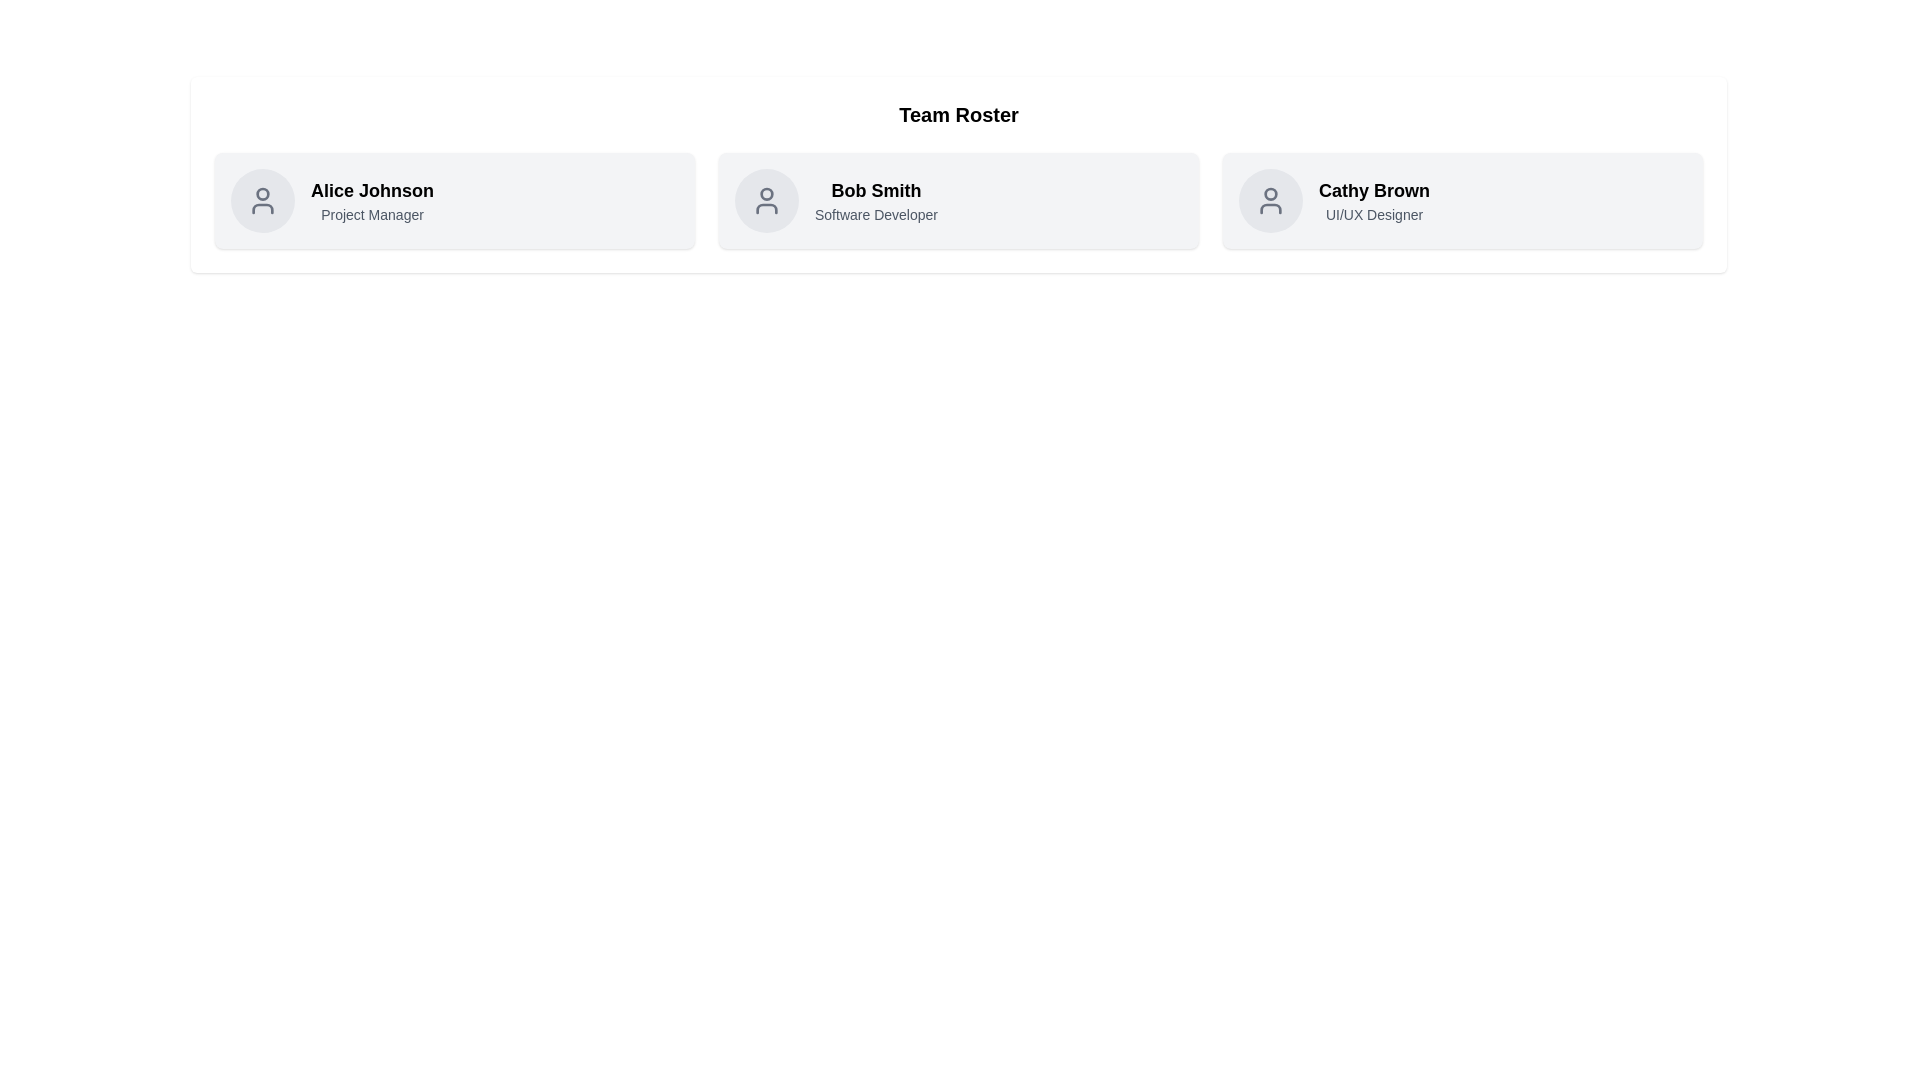 The height and width of the screenshot is (1080, 1920). Describe the element at coordinates (1373, 200) in the screenshot. I see `text content of the Text Display located in the third profile card on the far right, positioned beneath the circular user icon` at that location.